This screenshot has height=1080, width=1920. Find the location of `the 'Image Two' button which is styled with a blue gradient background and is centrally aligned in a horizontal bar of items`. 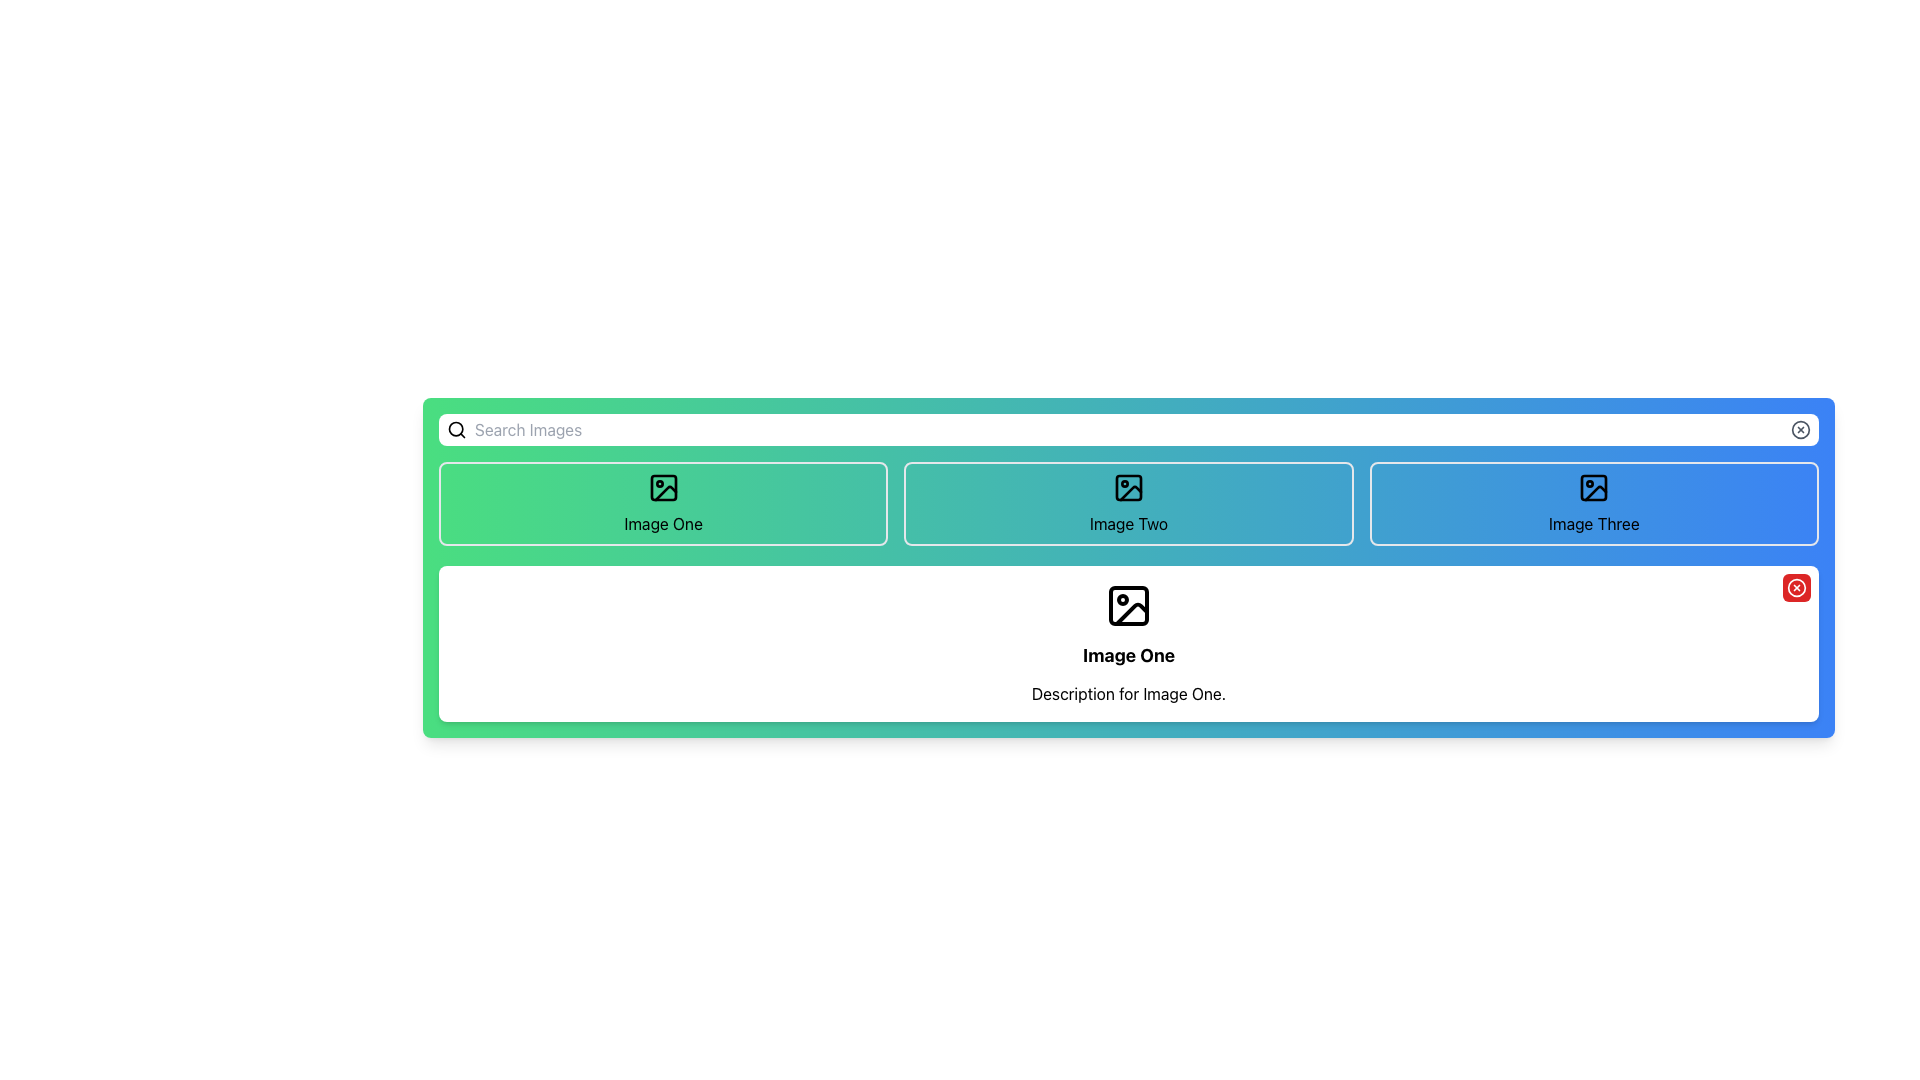

the 'Image Two' button which is styled with a blue gradient background and is centrally aligned in a horizontal bar of items is located at coordinates (1128, 523).